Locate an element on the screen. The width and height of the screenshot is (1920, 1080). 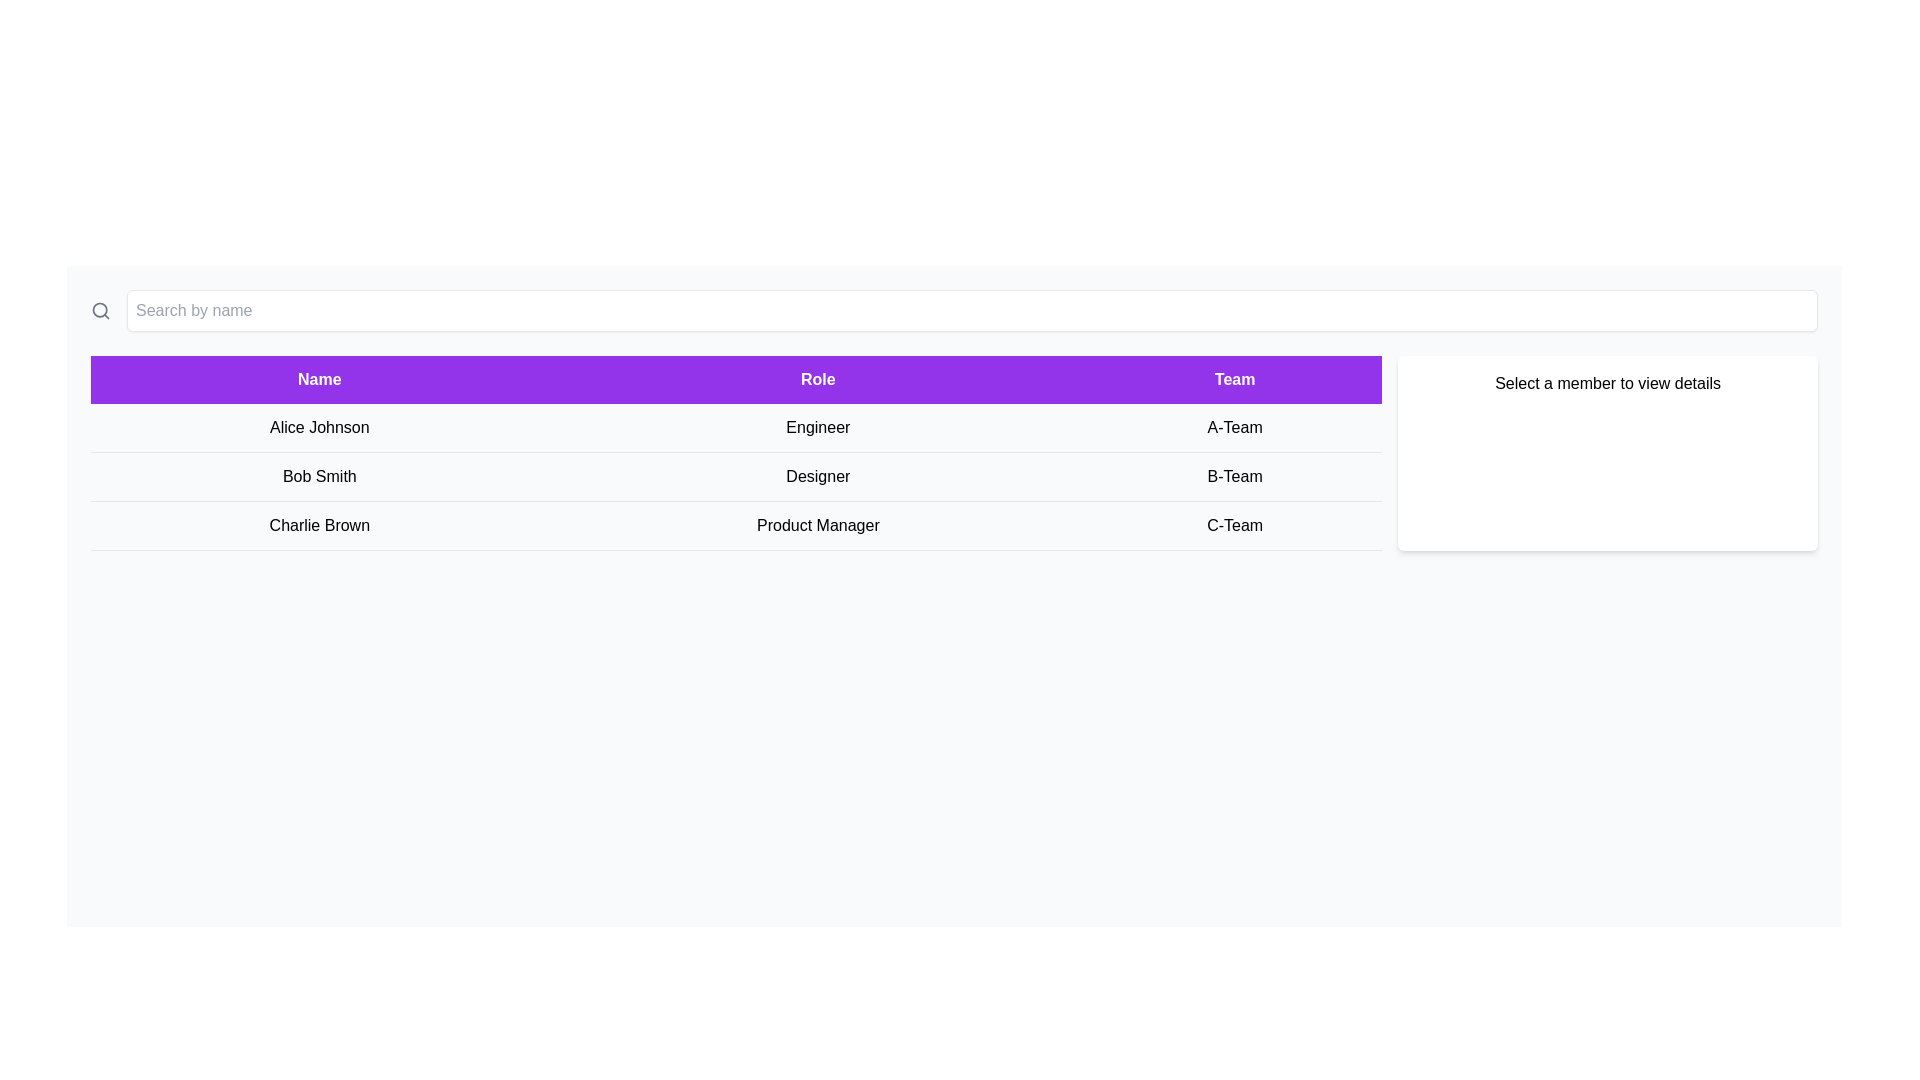
the circular part of the magnifying glass icon, which is located on the far left of the search bar at the top of the interface is located at coordinates (99, 310).